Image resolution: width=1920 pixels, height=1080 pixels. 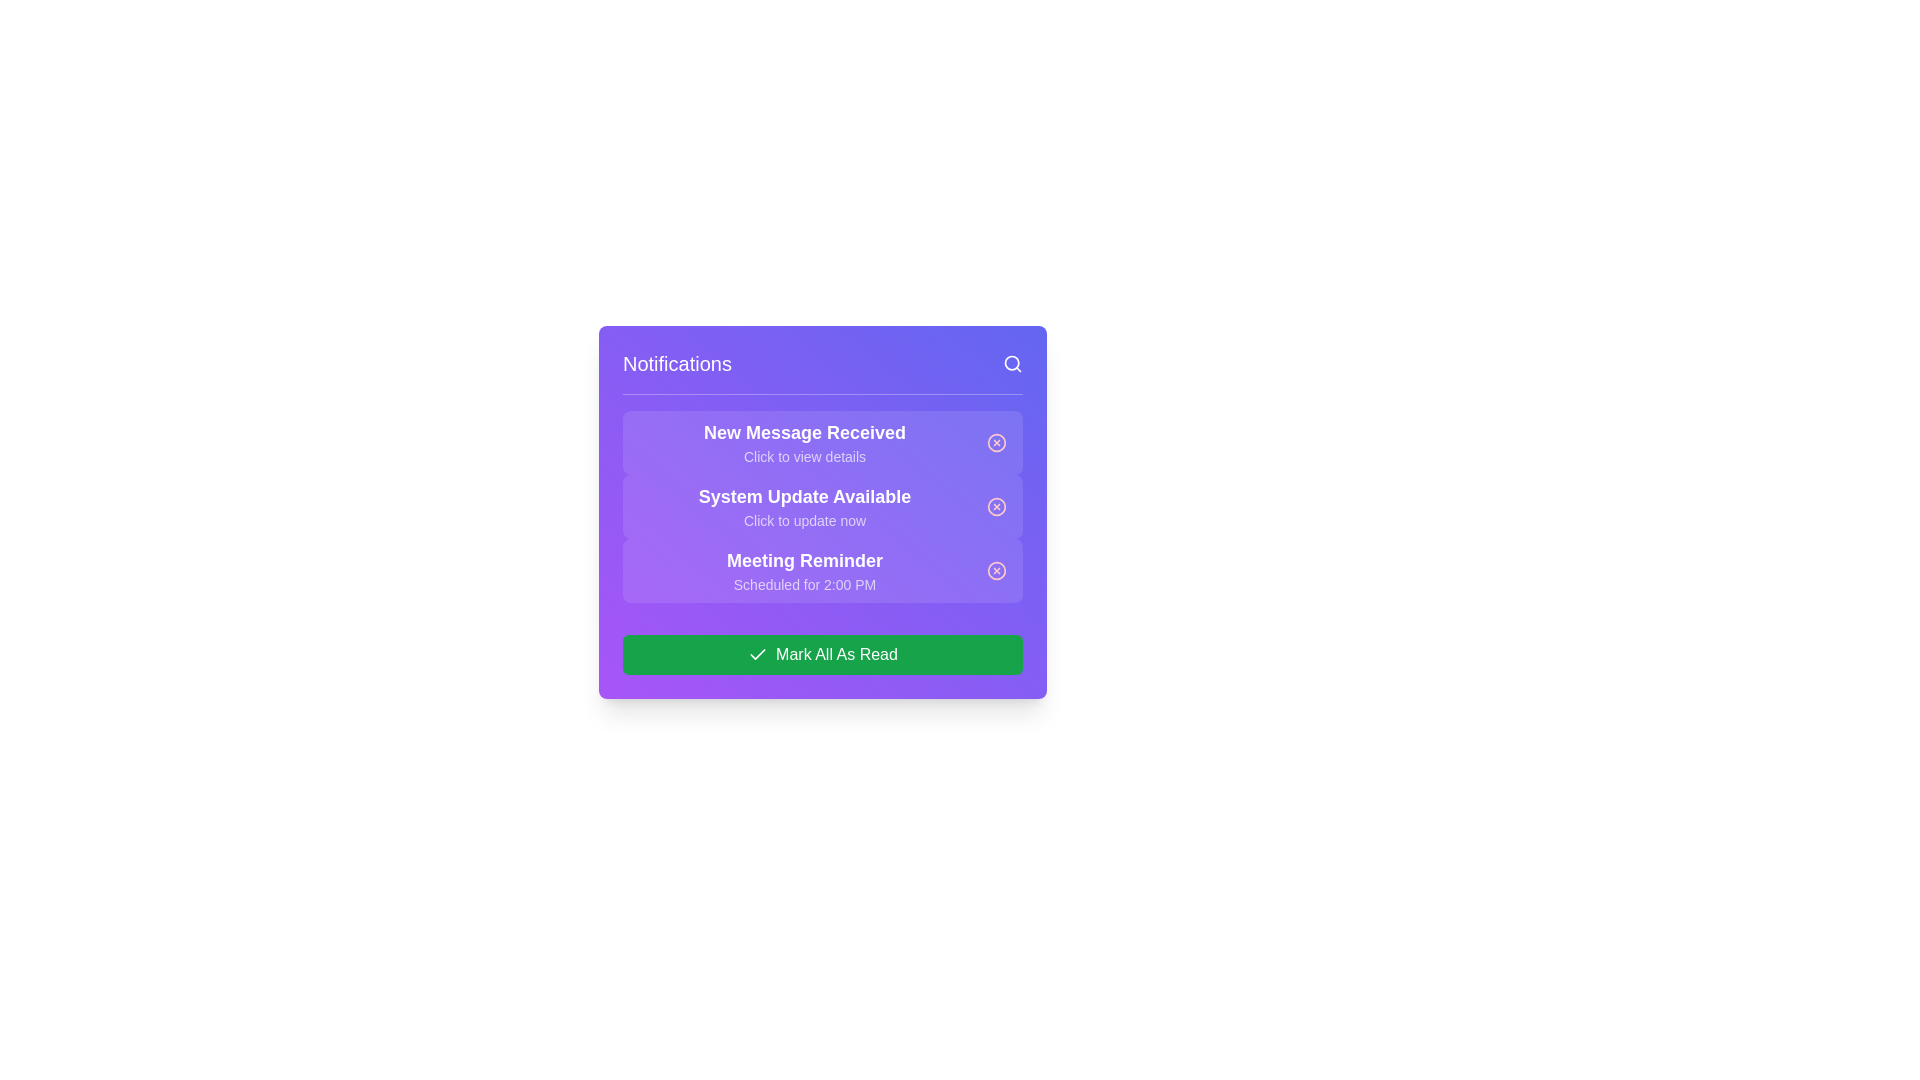 What do you see at coordinates (757, 655) in the screenshot?
I see `the Checkmark icon located on the left side of the green button labeled 'Mark All As Read' in the bottom section of the notification panel` at bounding box center [757, 655].